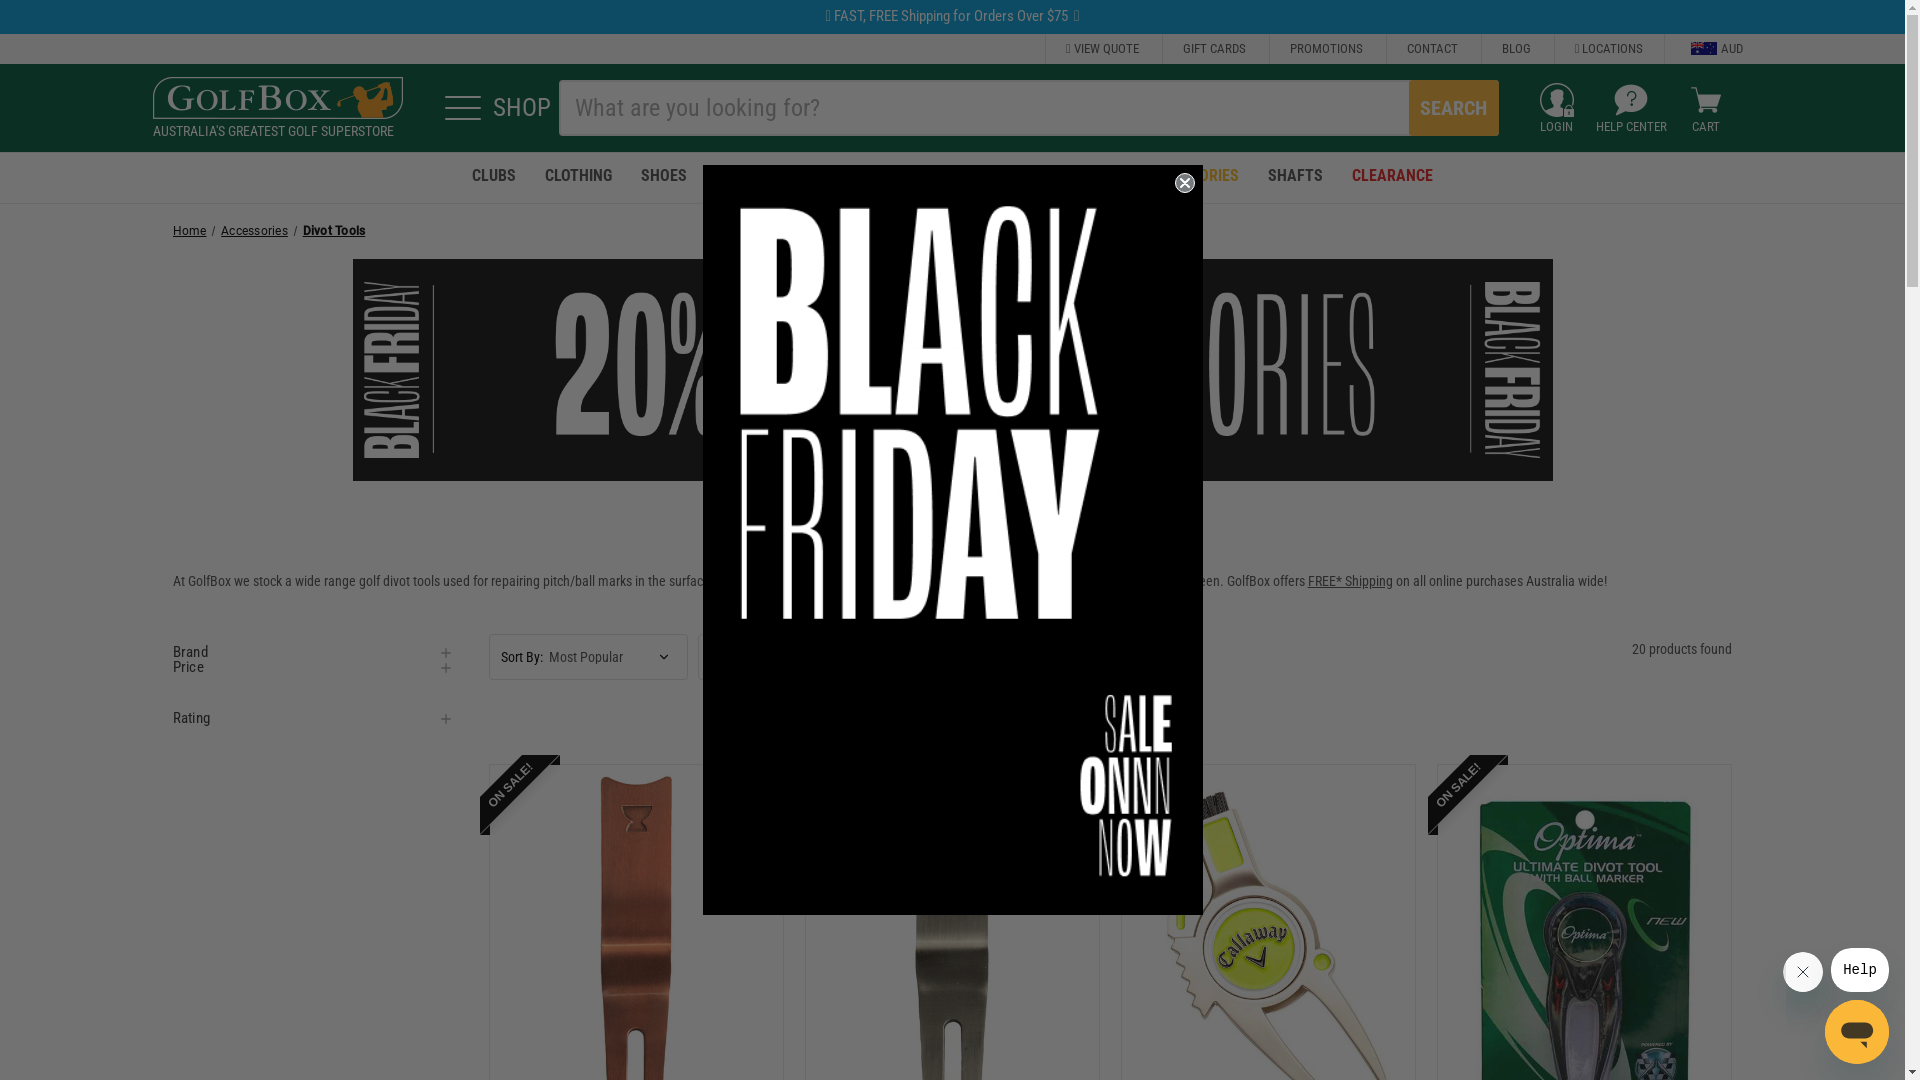 This screenshot has width=1920, height=1080. What do you see at coordinates (841, 176) in the screenshot?
I see `'BUGGIES'` at bounding box center [841, 176].